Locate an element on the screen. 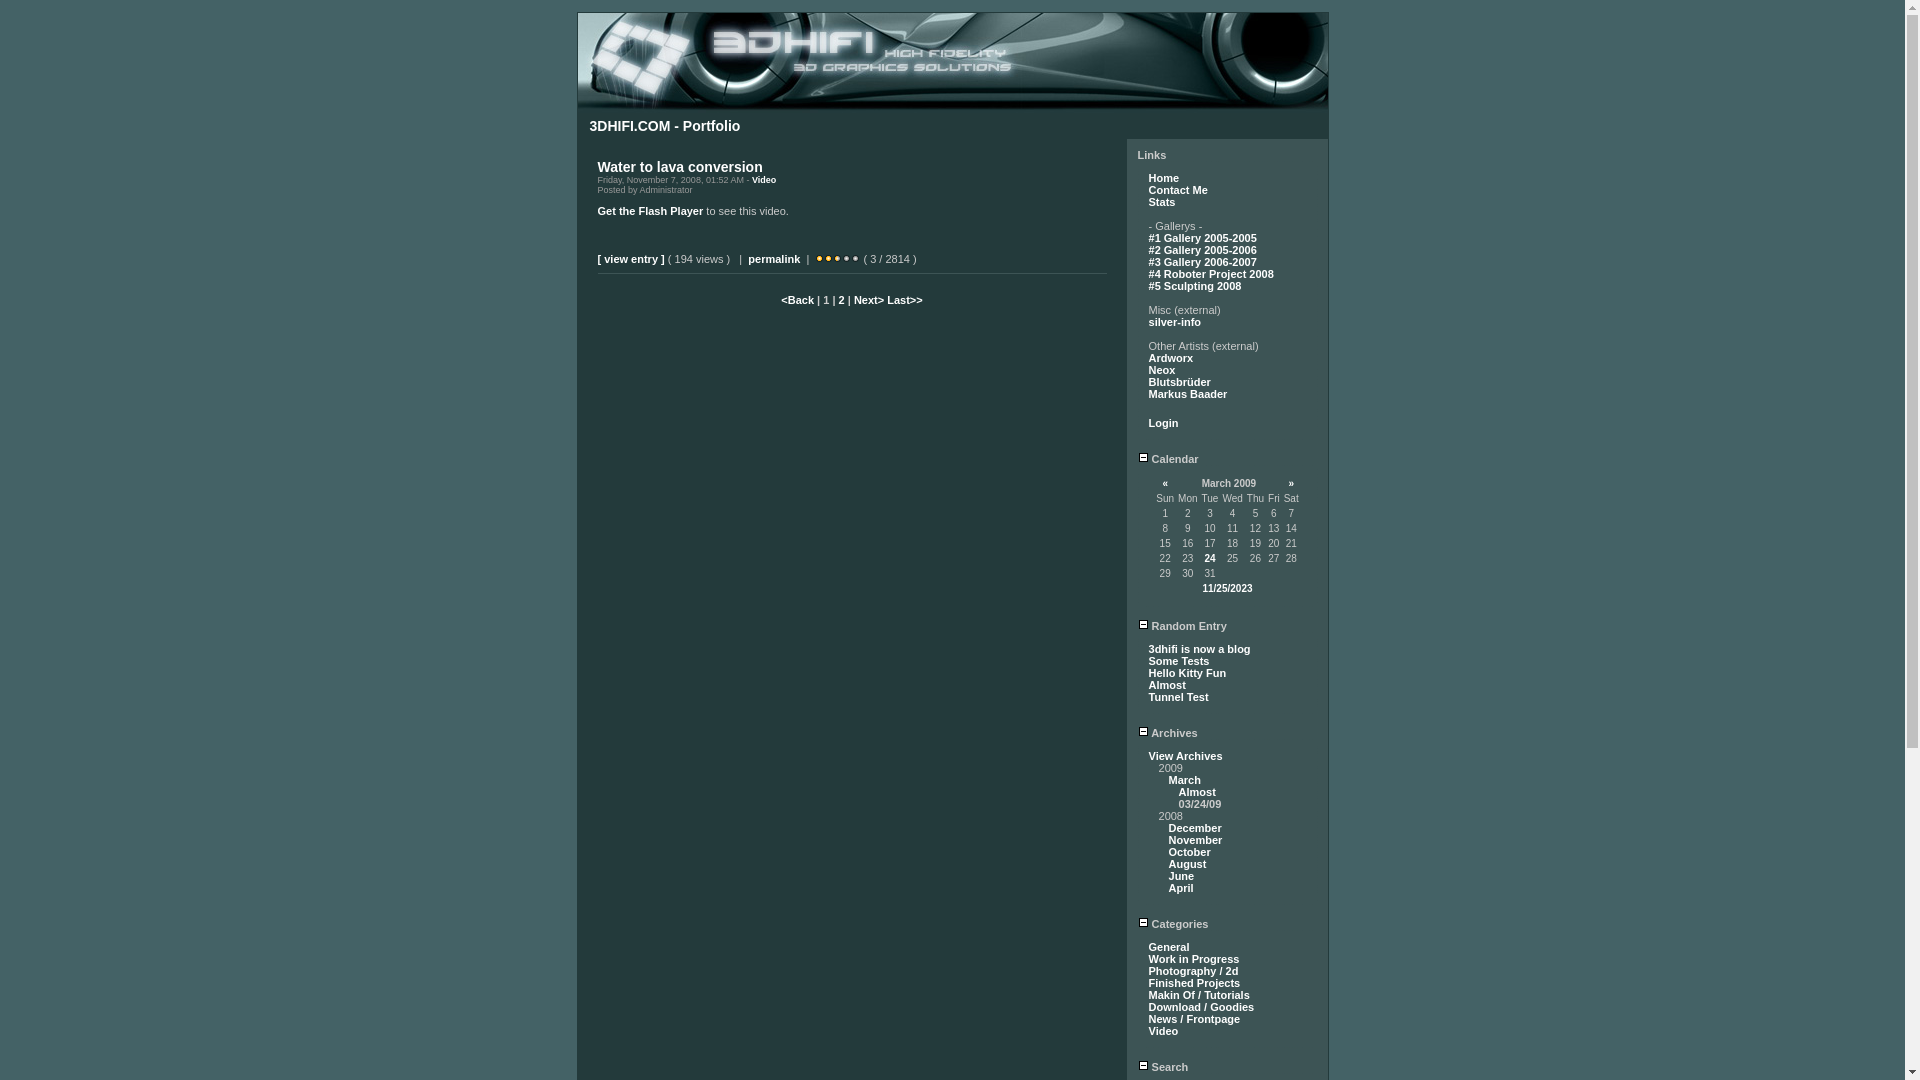 This screenshot has width=1920, height=1080. '[ view entry ]' is located at coordinates (630, 257).